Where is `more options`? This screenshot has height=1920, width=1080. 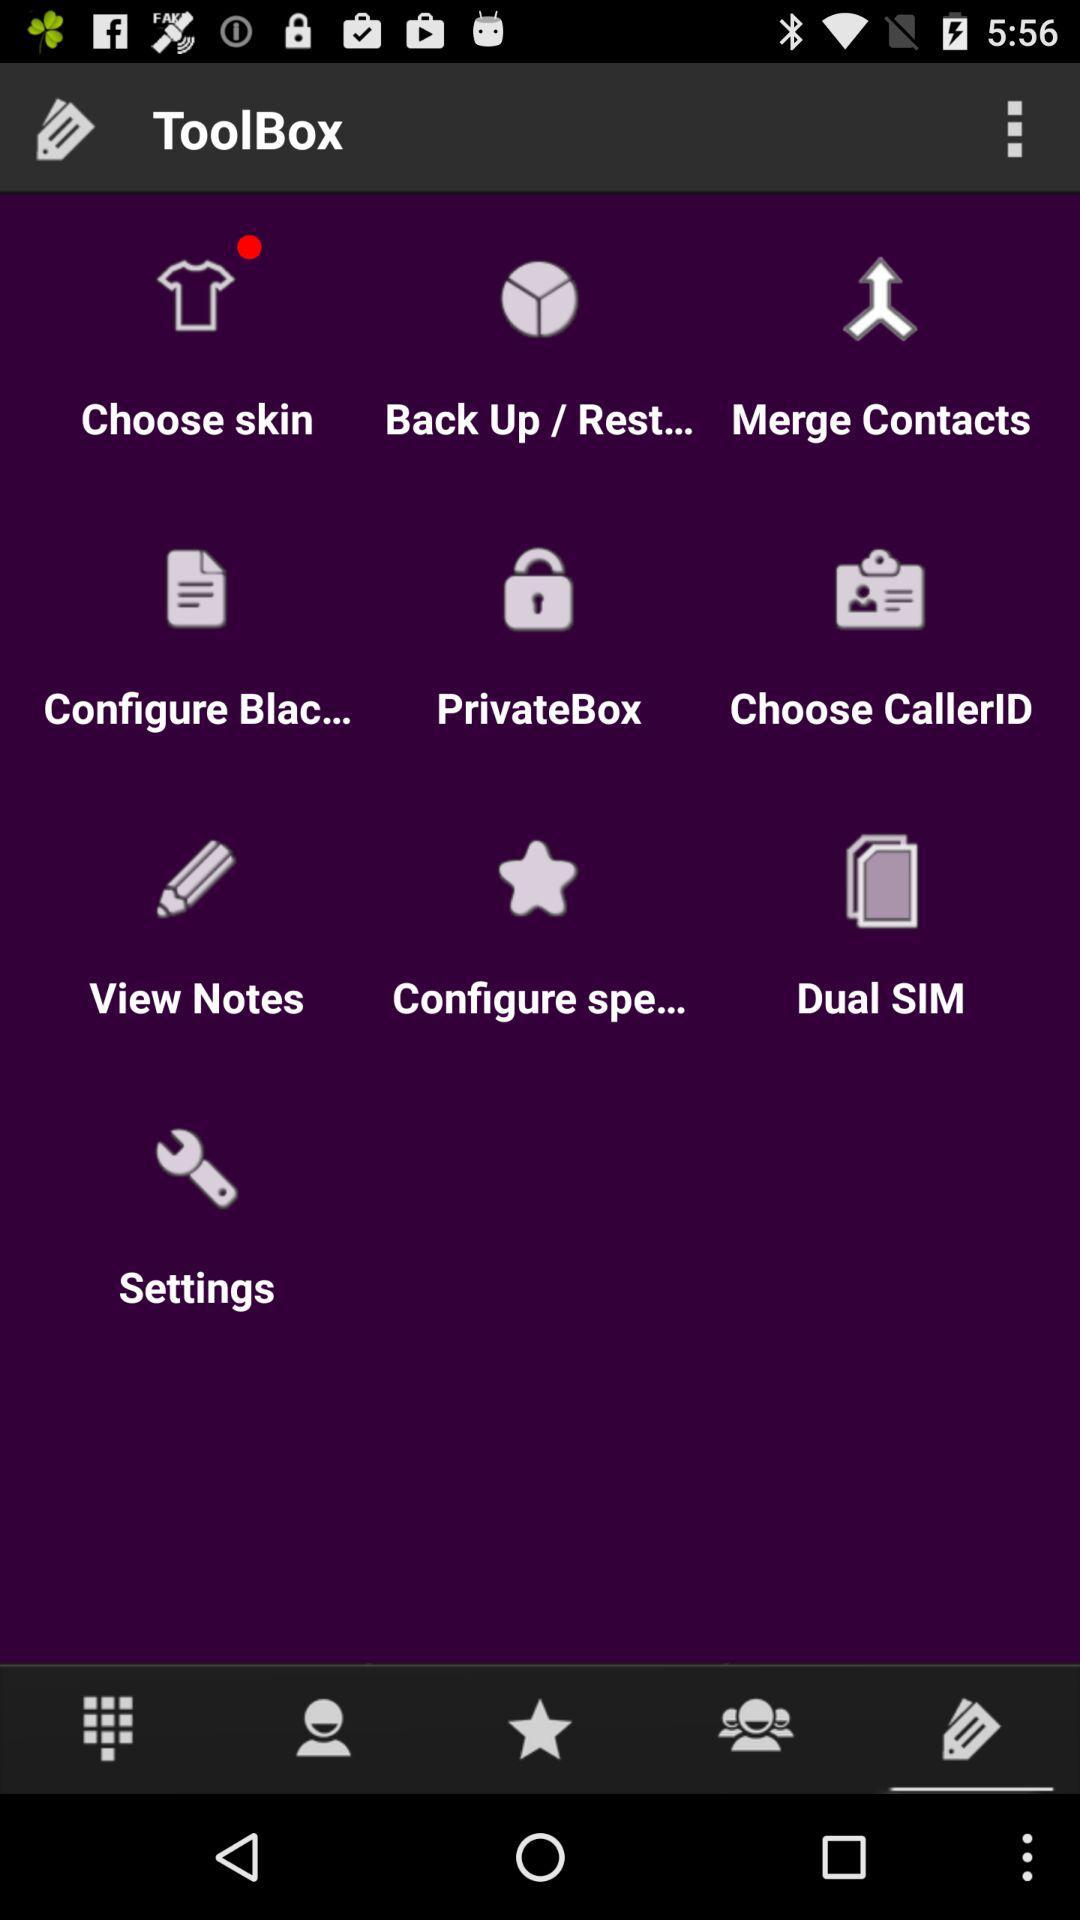
more options is located at coordinates (1014, 127).